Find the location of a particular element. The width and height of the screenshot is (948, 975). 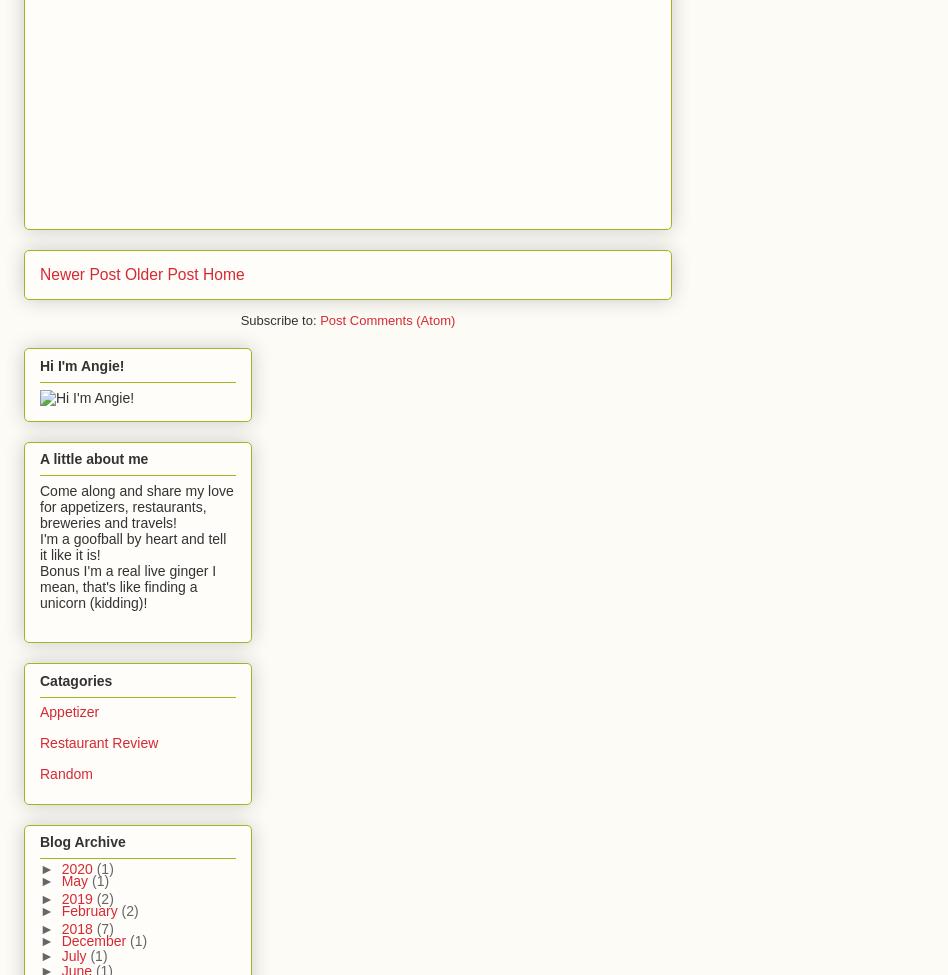

'December' is located at coordinates (95, 938).